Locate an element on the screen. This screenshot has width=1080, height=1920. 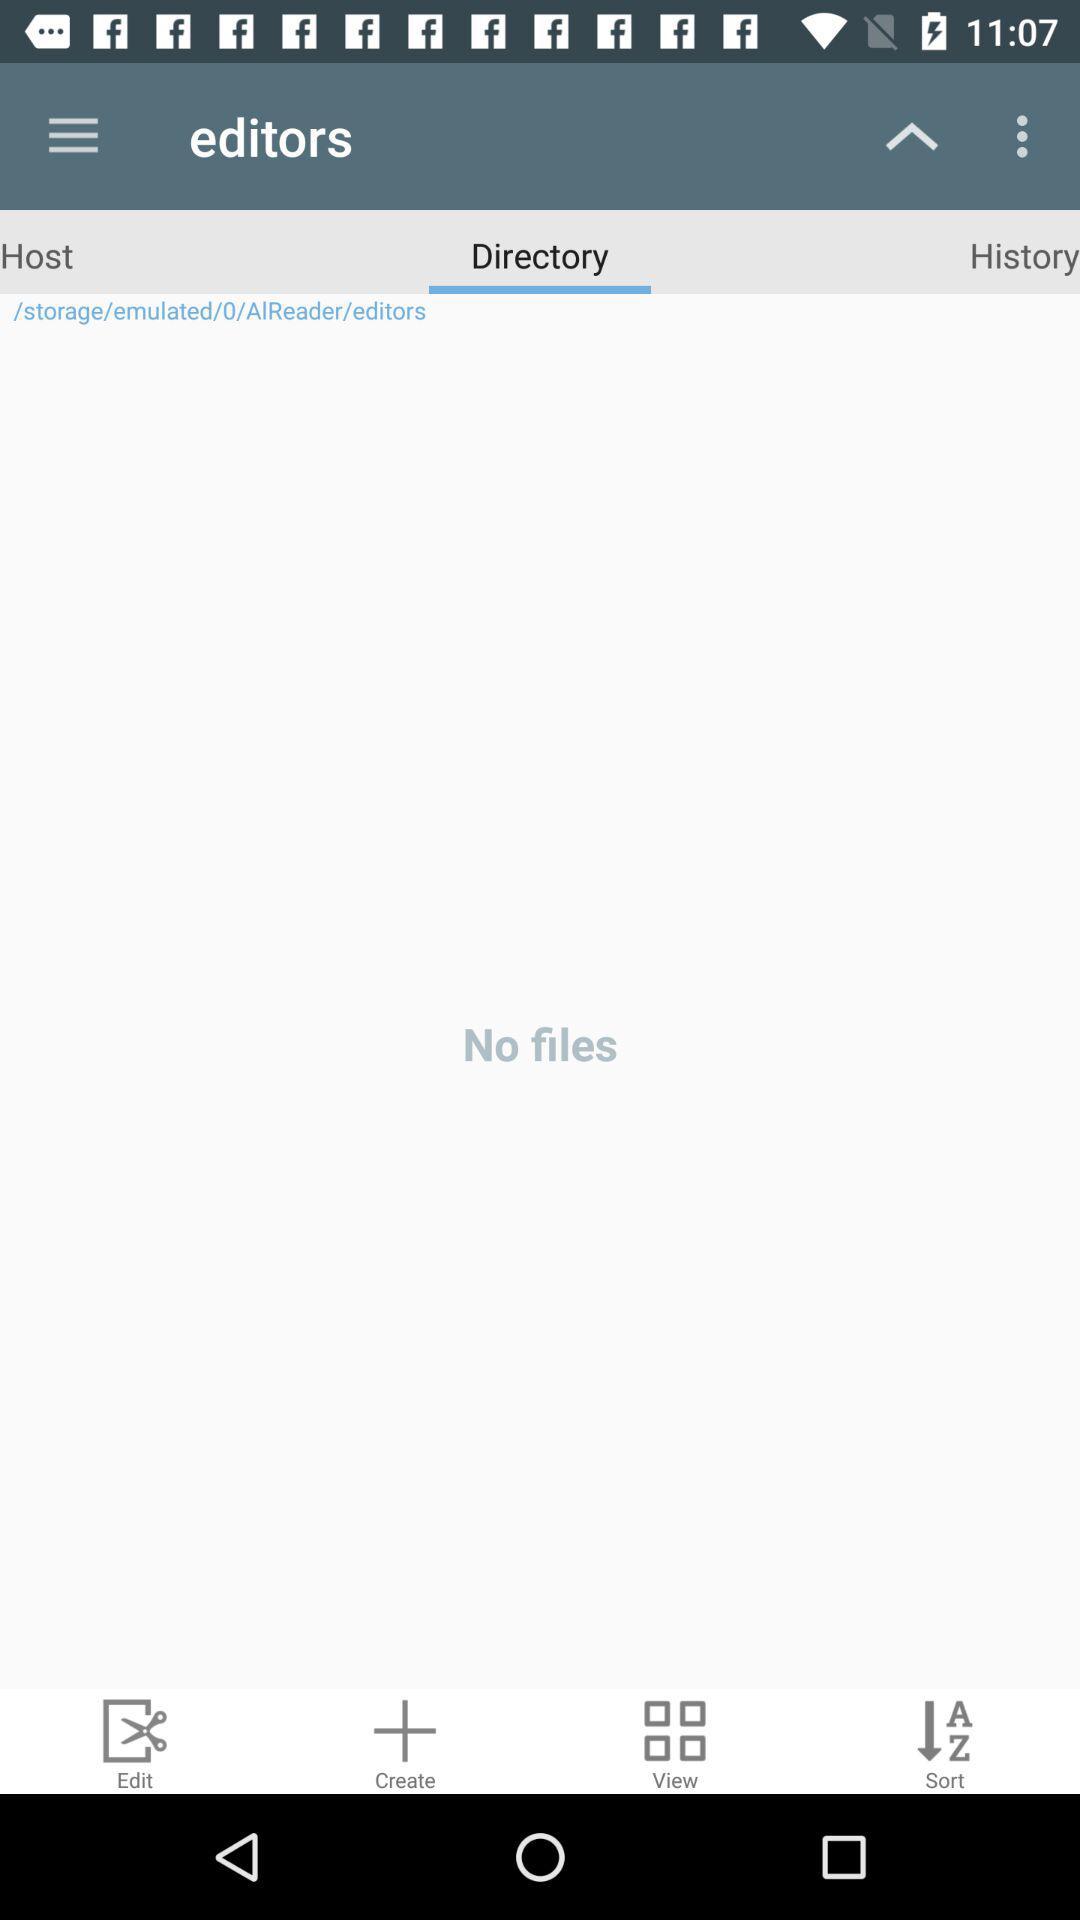
the icon below the storage emulated 0 icon is located at coordinates (540, 1007).